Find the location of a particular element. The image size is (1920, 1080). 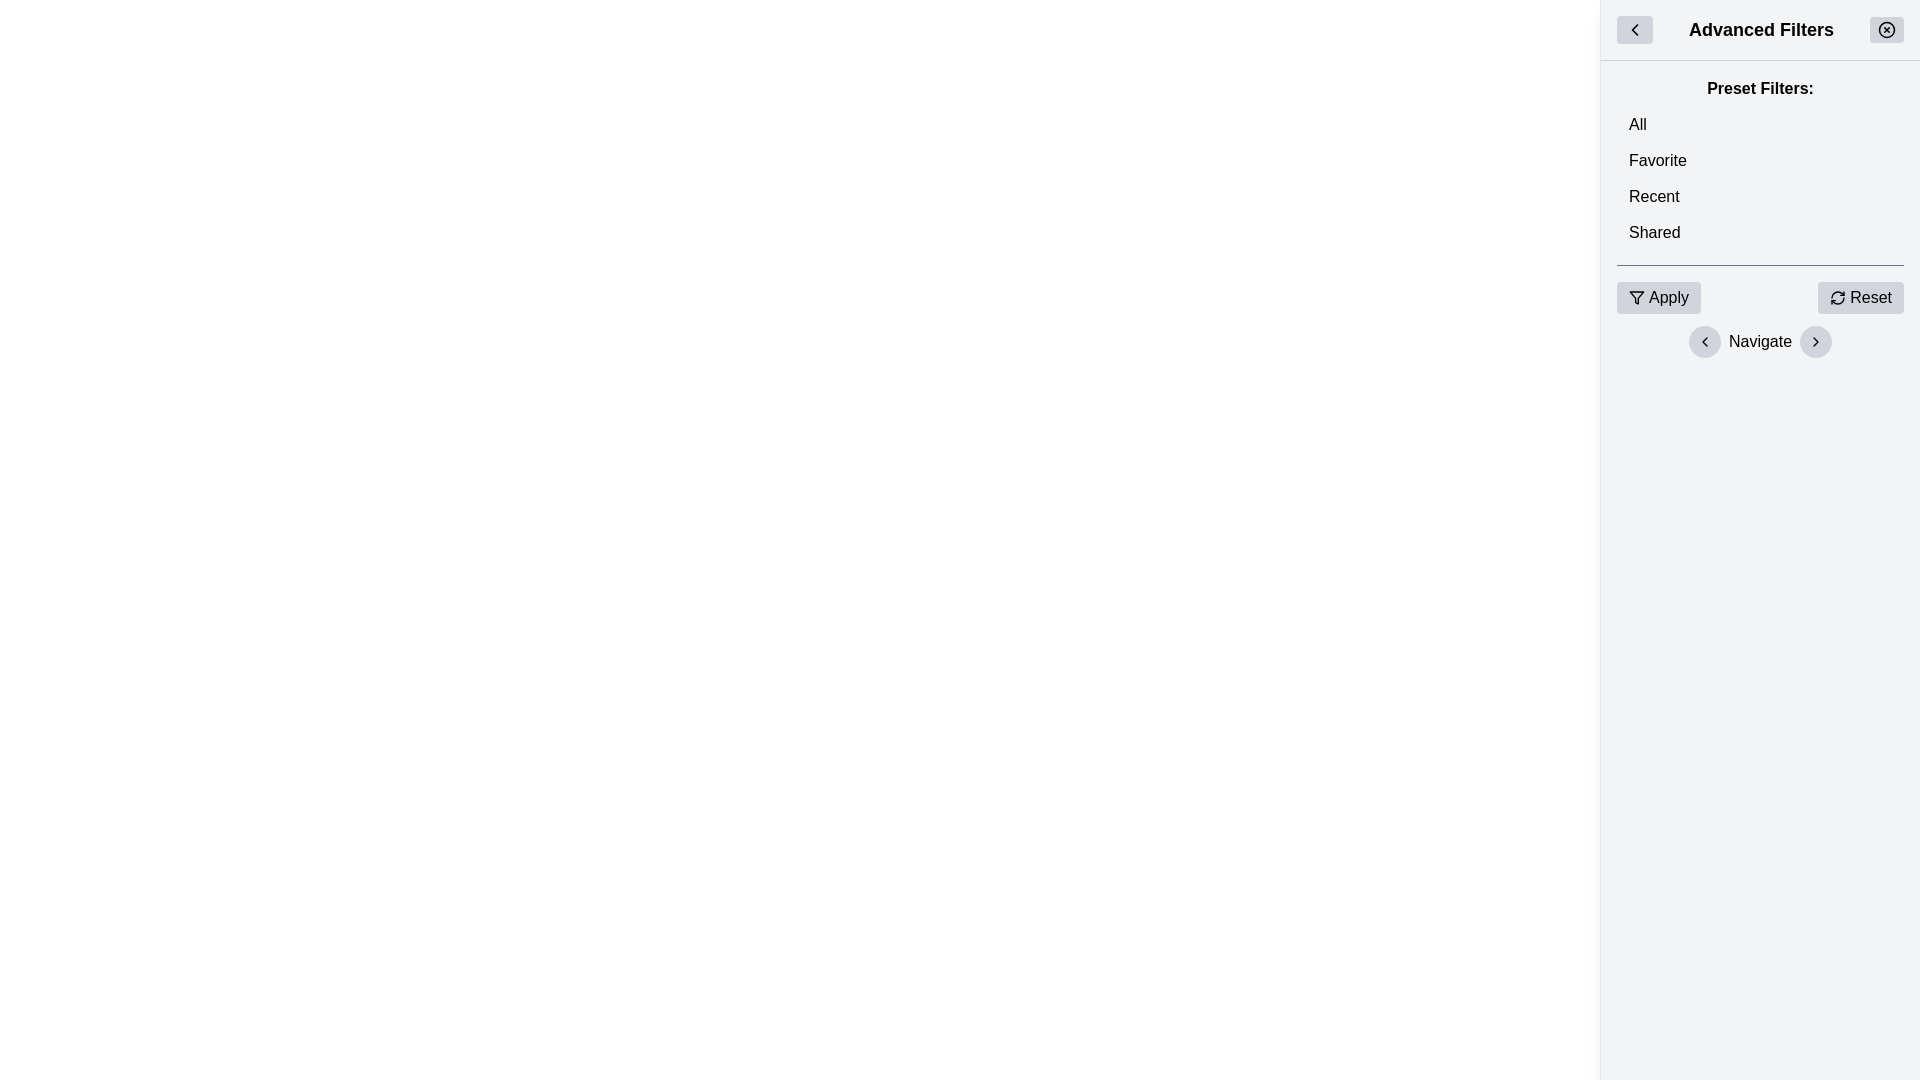

the chevron icon in the back button located in the upper-left corner of the 'Advanced Filters' sidebar is located at coordinates (1635, 30).